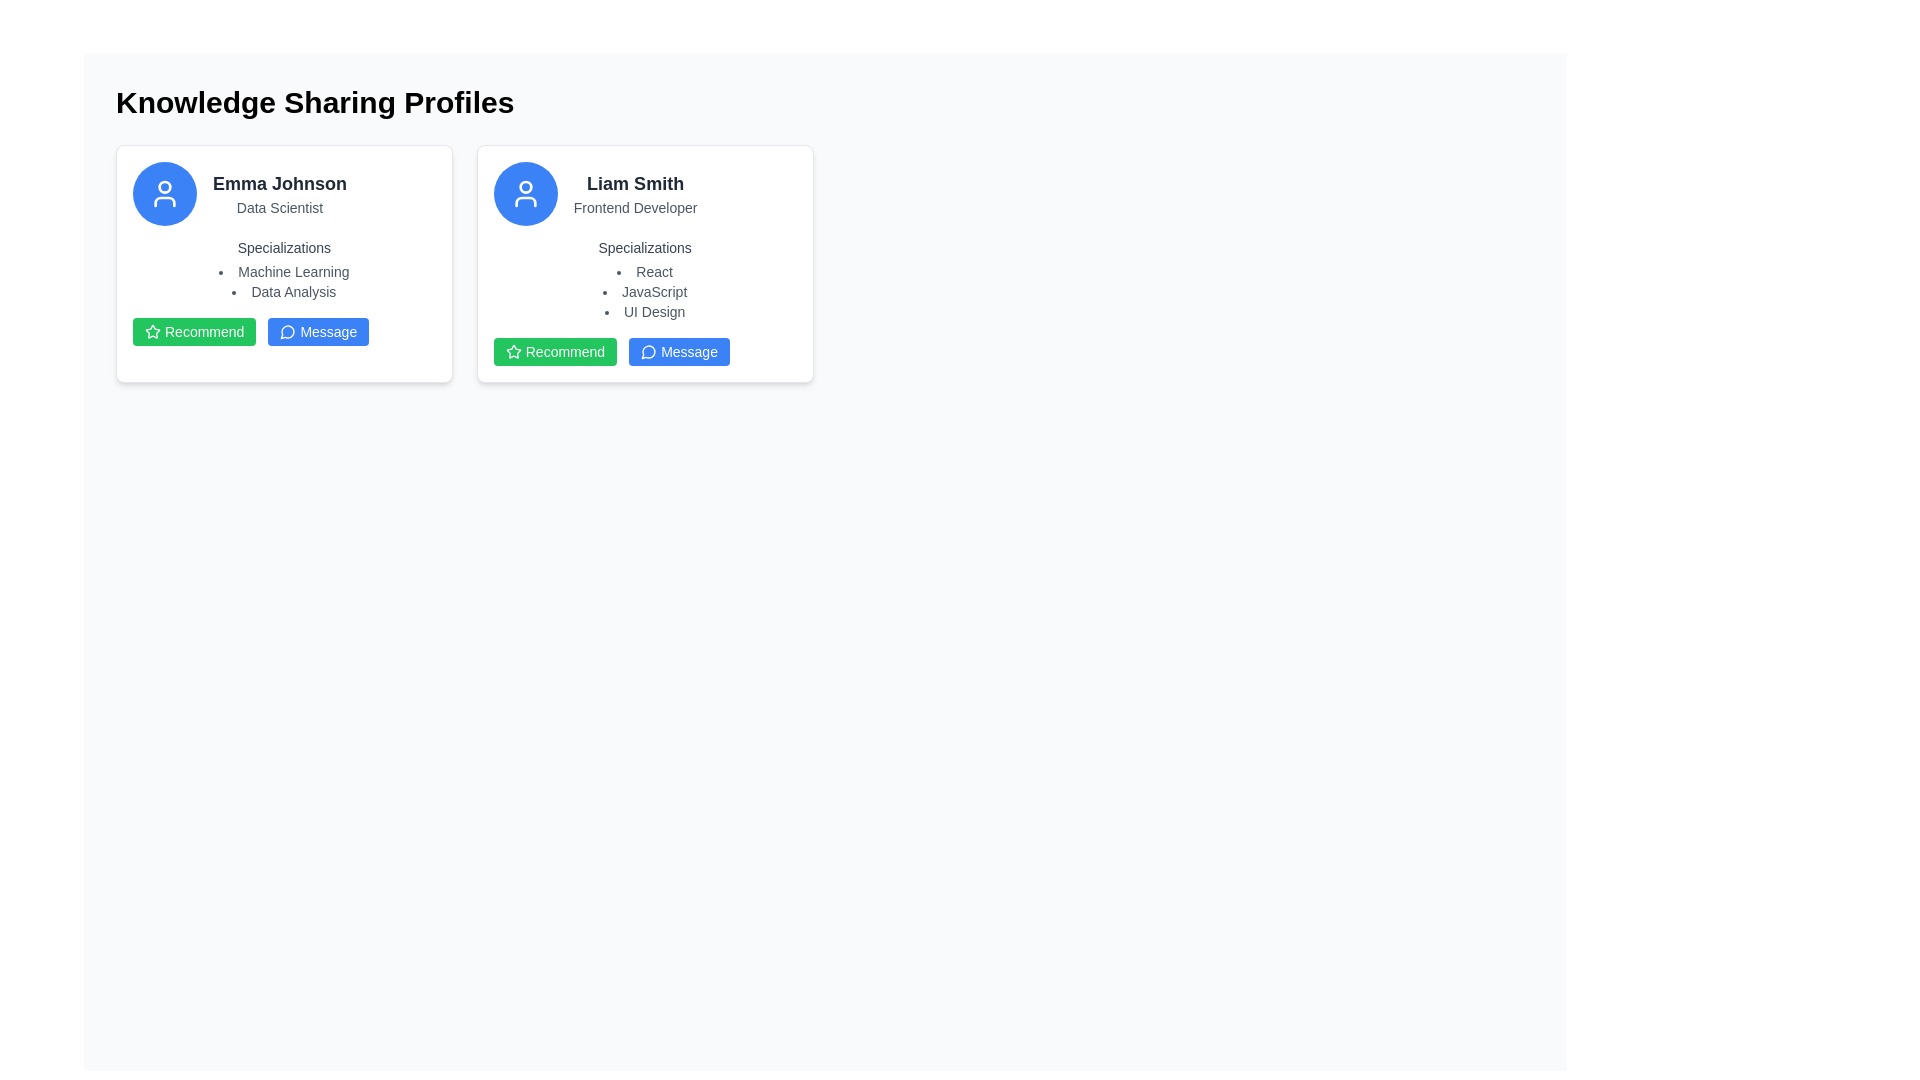 The width and height of the screenshot is (1920, 1080). What do you see at coordinates (278, 193) in the screenshot?
I see `the text label component located in the first profile card on the left of the 'Knowledge Sharing Profiles' page, positioned below the circular avatar icon and above the list of specializations` at bounding box center [278, 193].